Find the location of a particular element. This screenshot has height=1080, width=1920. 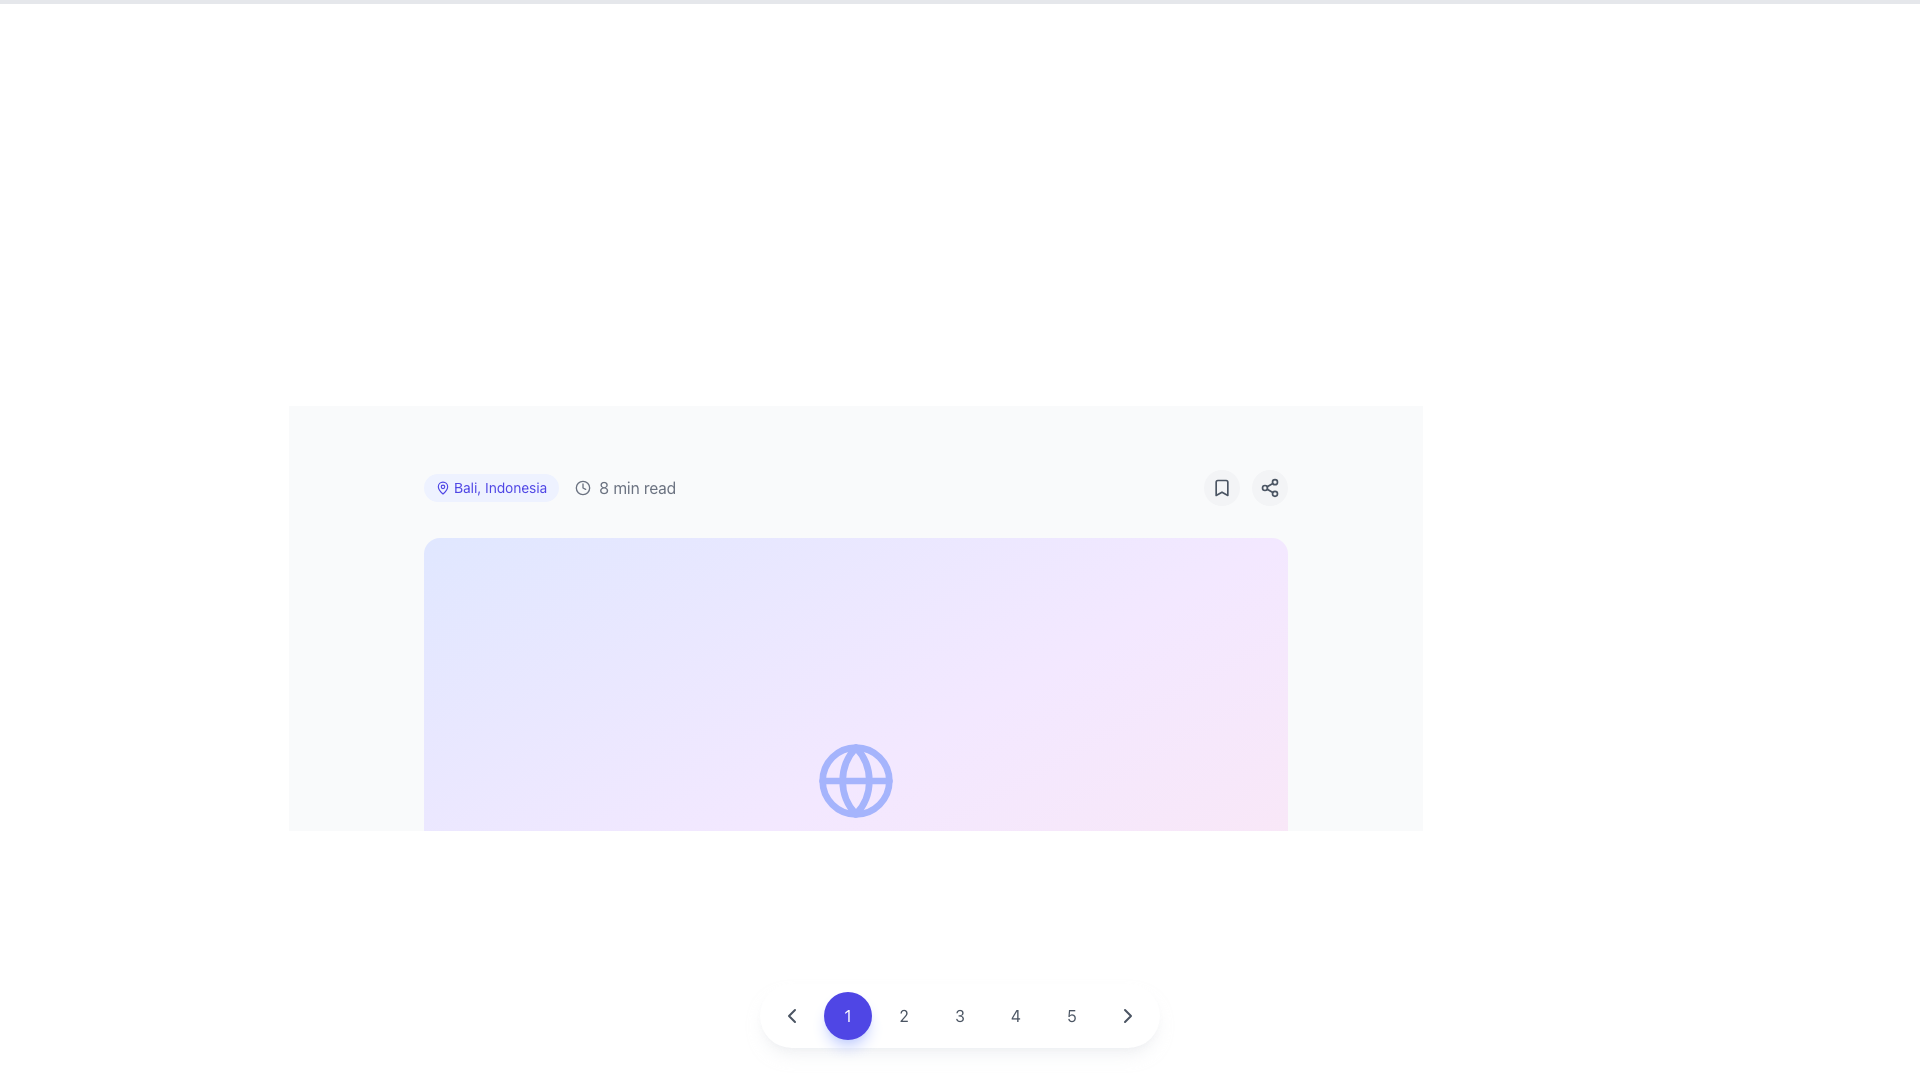

the circular button with a leftward-pointing chevron icon in the pagination control bar is located at coordinates (791, 1015).